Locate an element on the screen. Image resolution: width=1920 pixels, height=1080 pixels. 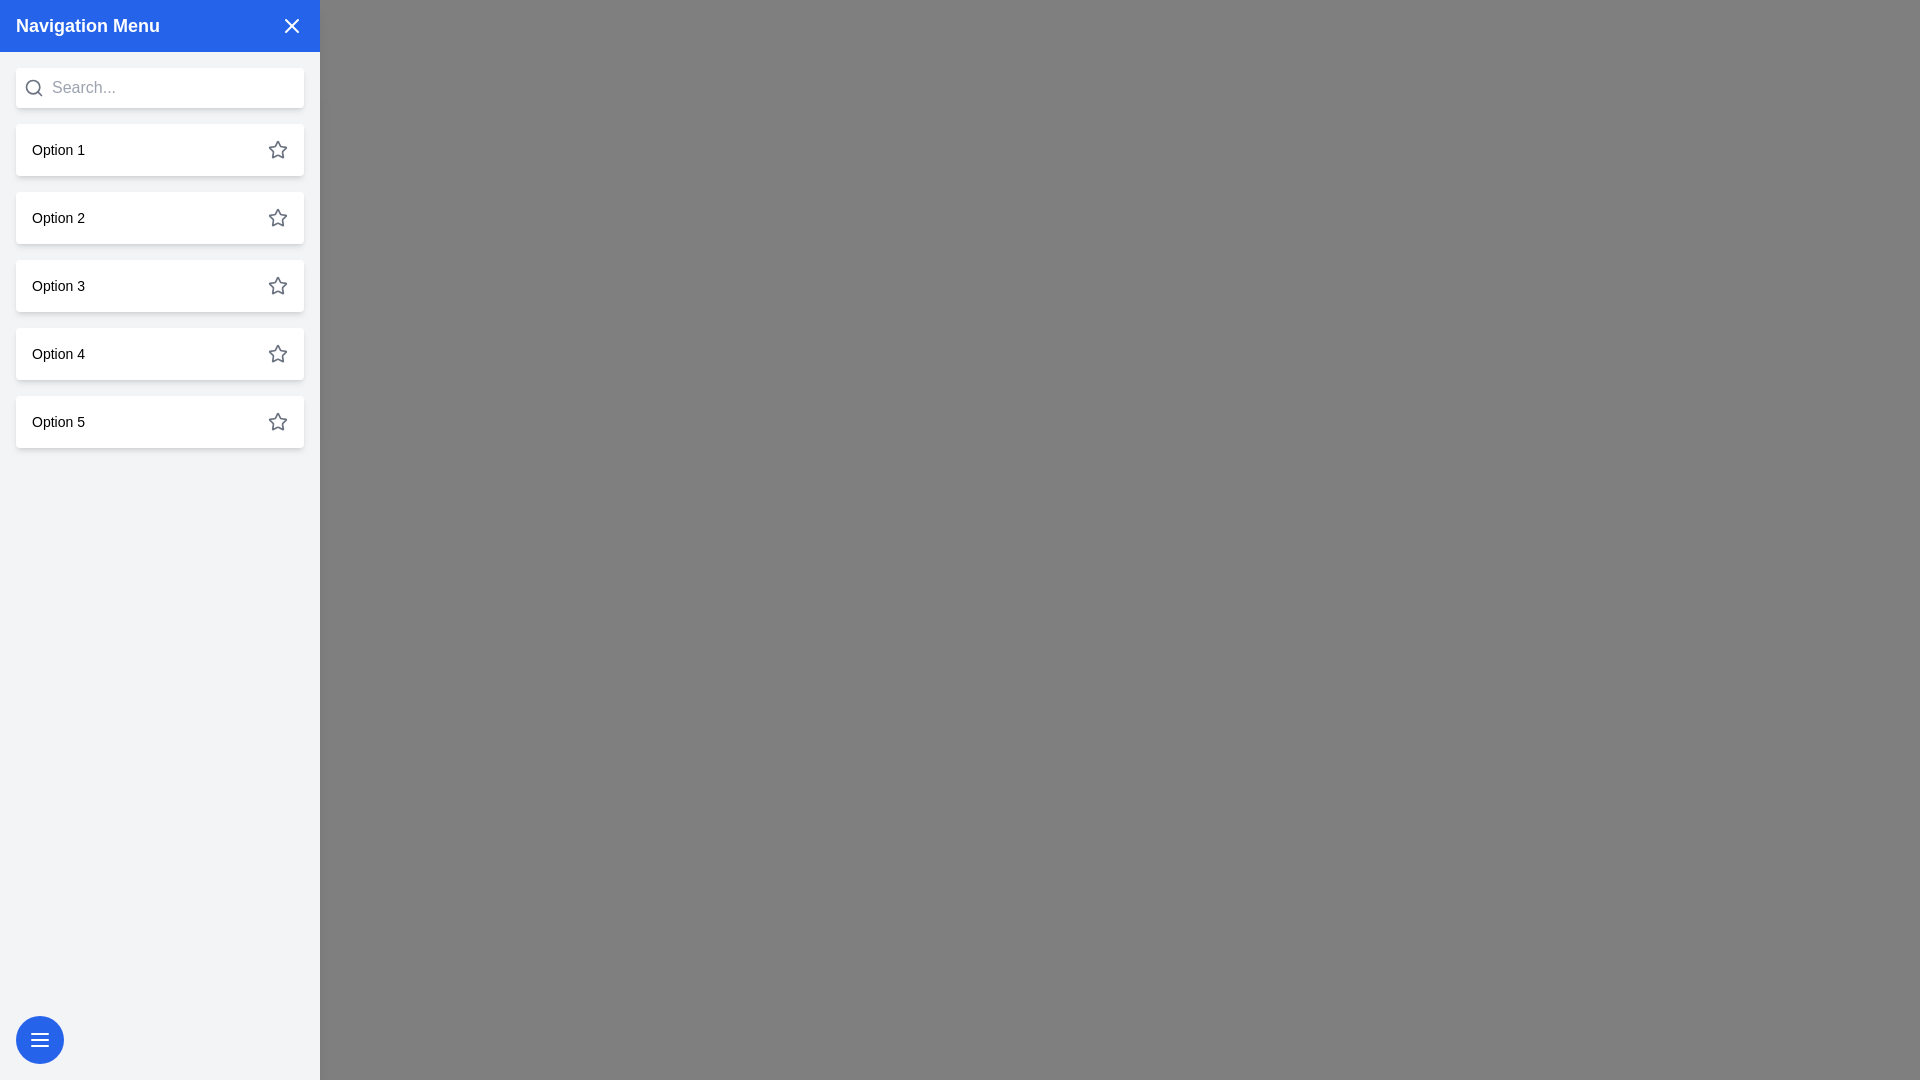
the hamburger menu icon located at the bottom-left corner of the interface is located at coordinates (39, 1039).